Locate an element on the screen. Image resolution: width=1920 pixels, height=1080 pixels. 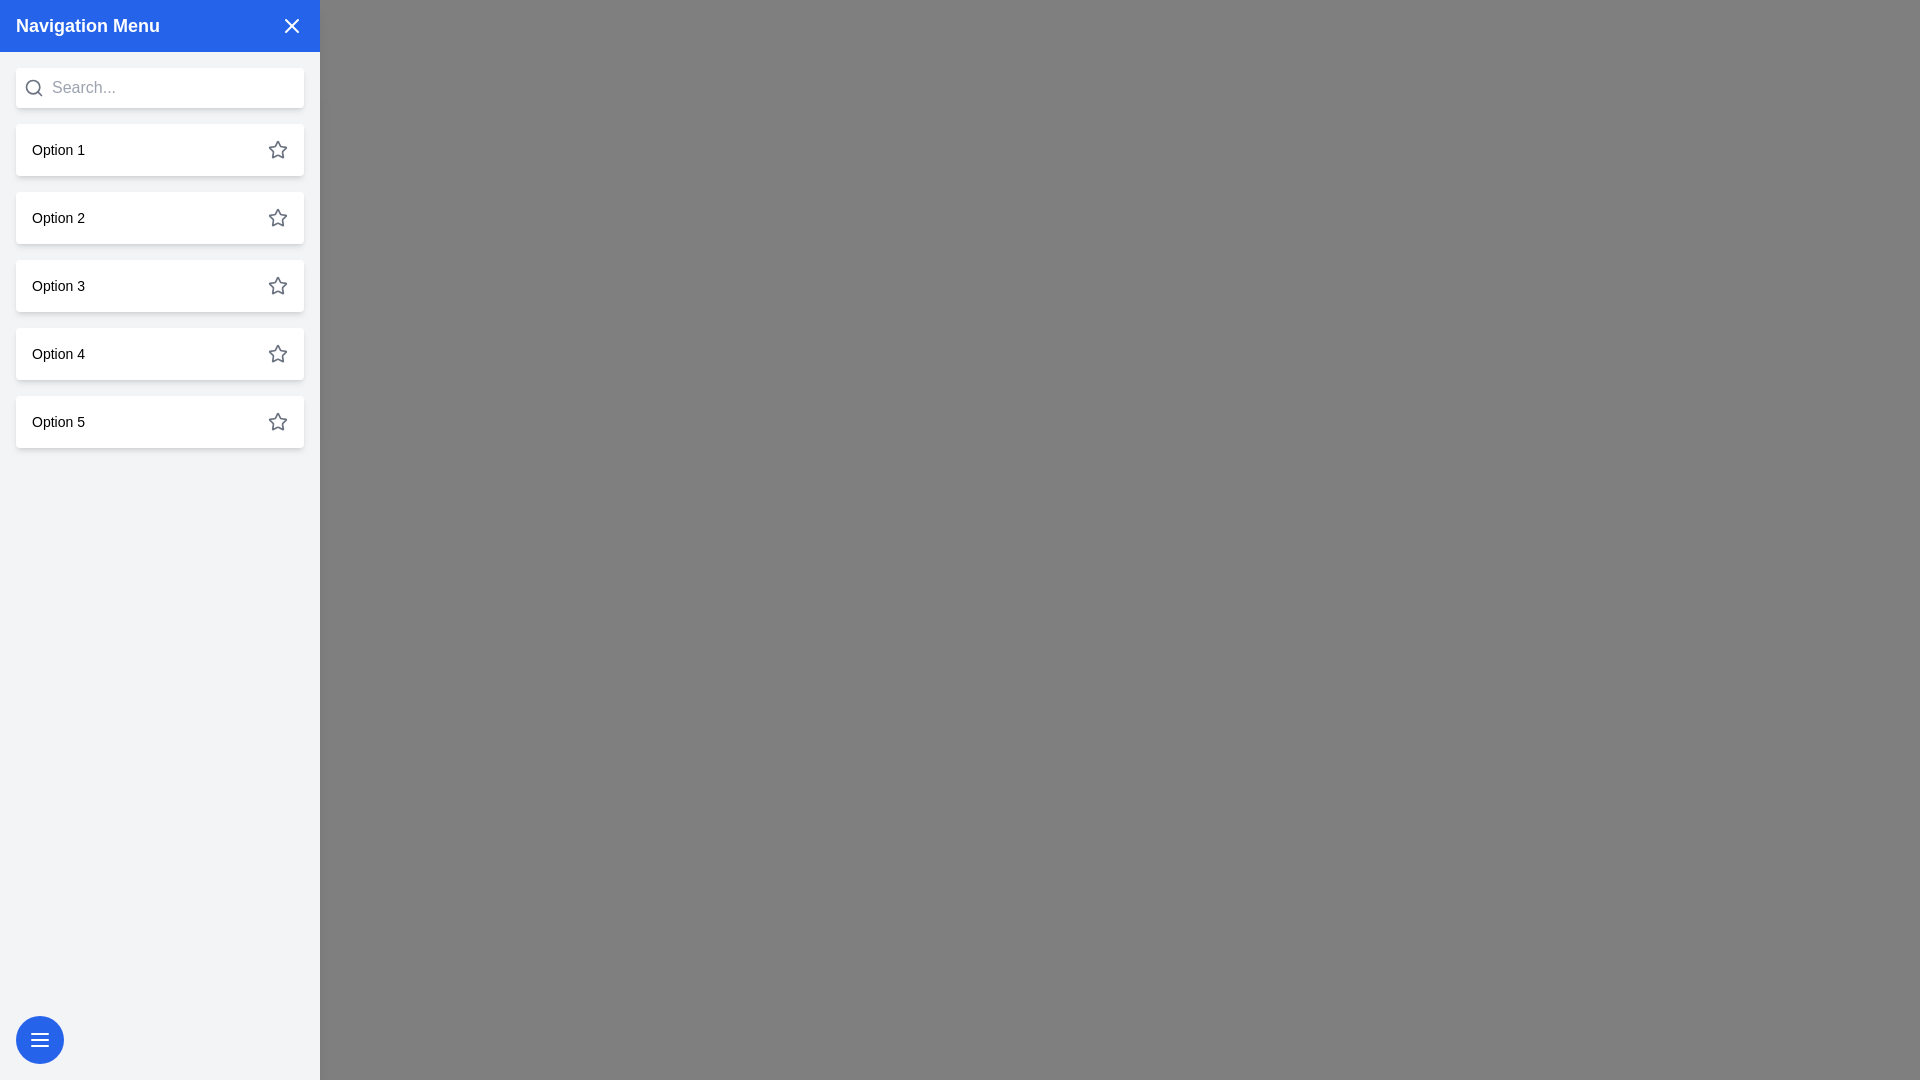
the hamburger menu icon located at the bottom-left corner of the interface is located at coordinates (39, 1039).